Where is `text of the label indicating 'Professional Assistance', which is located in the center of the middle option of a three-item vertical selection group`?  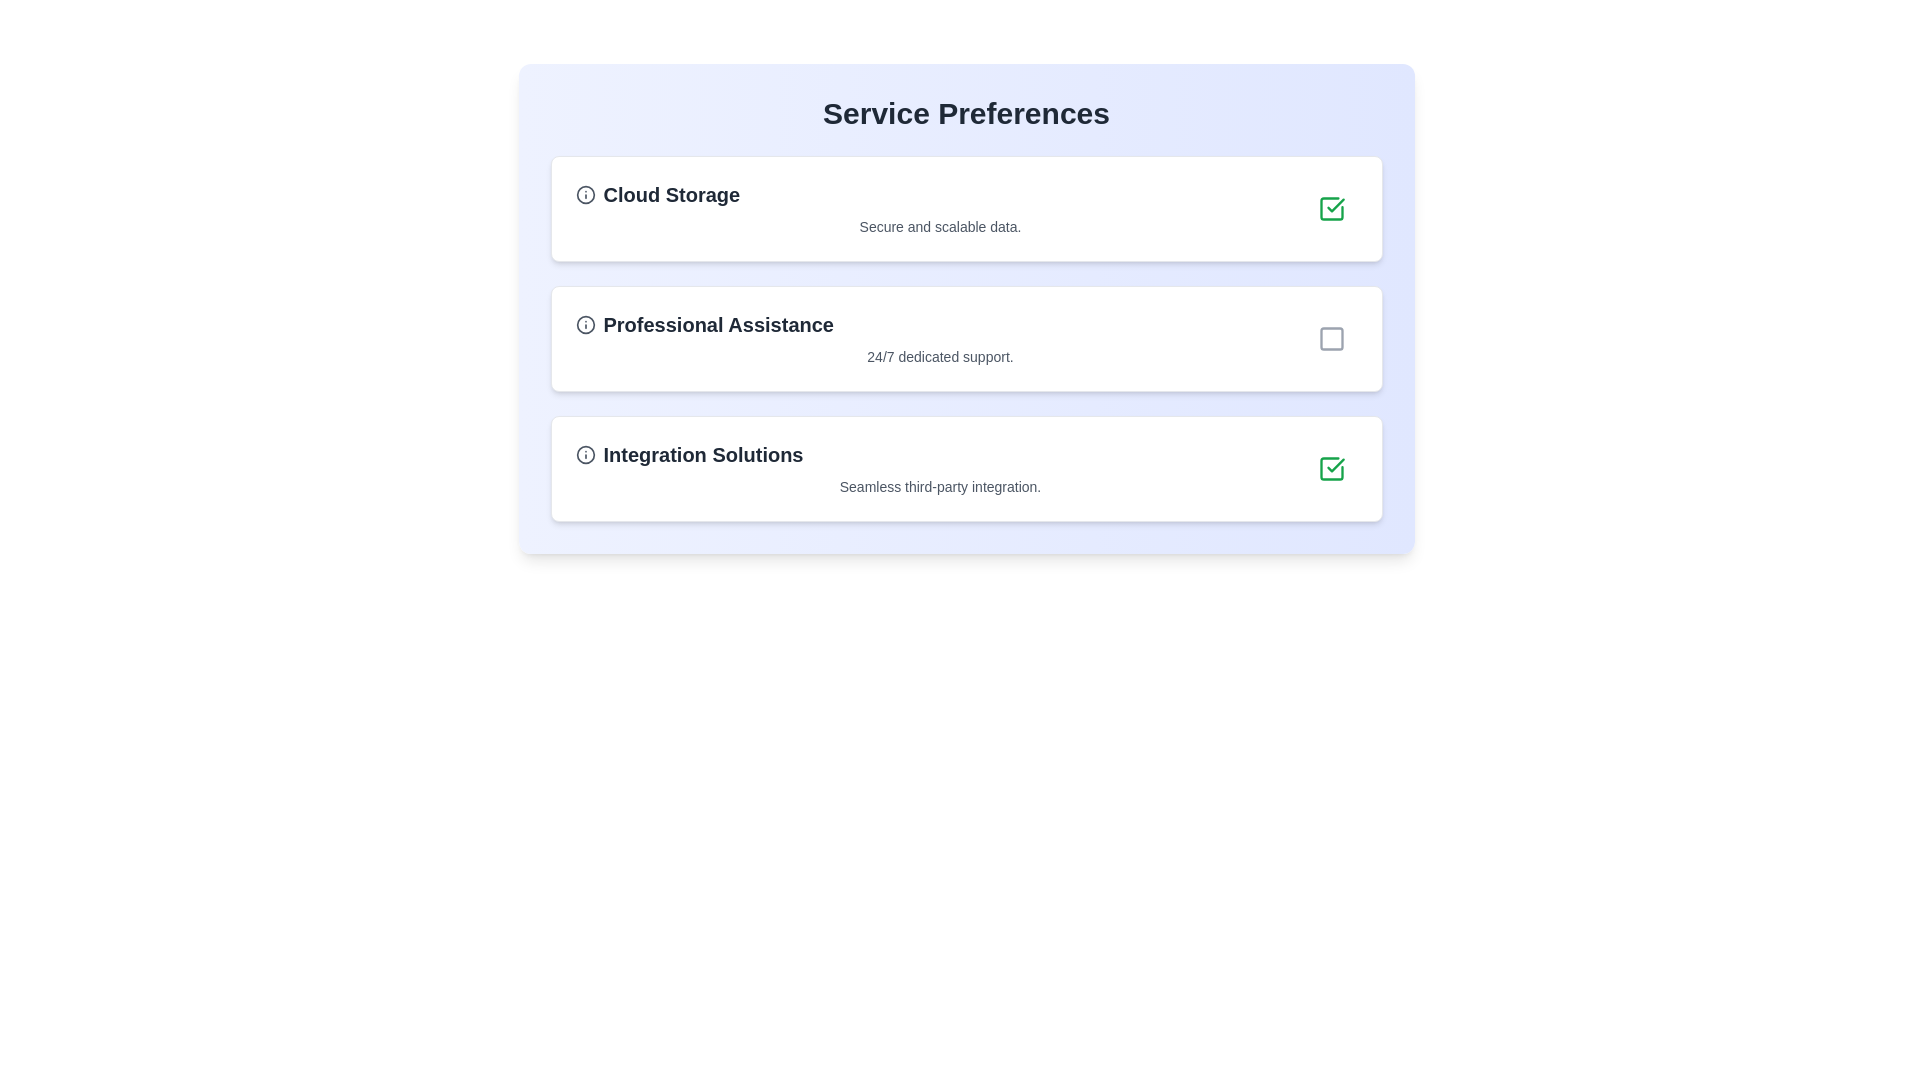 text of the label indicating 'Professional Assistance', which is located in the center of the middle option of a three-item vertical selection group is located at coordinates (718, 323).